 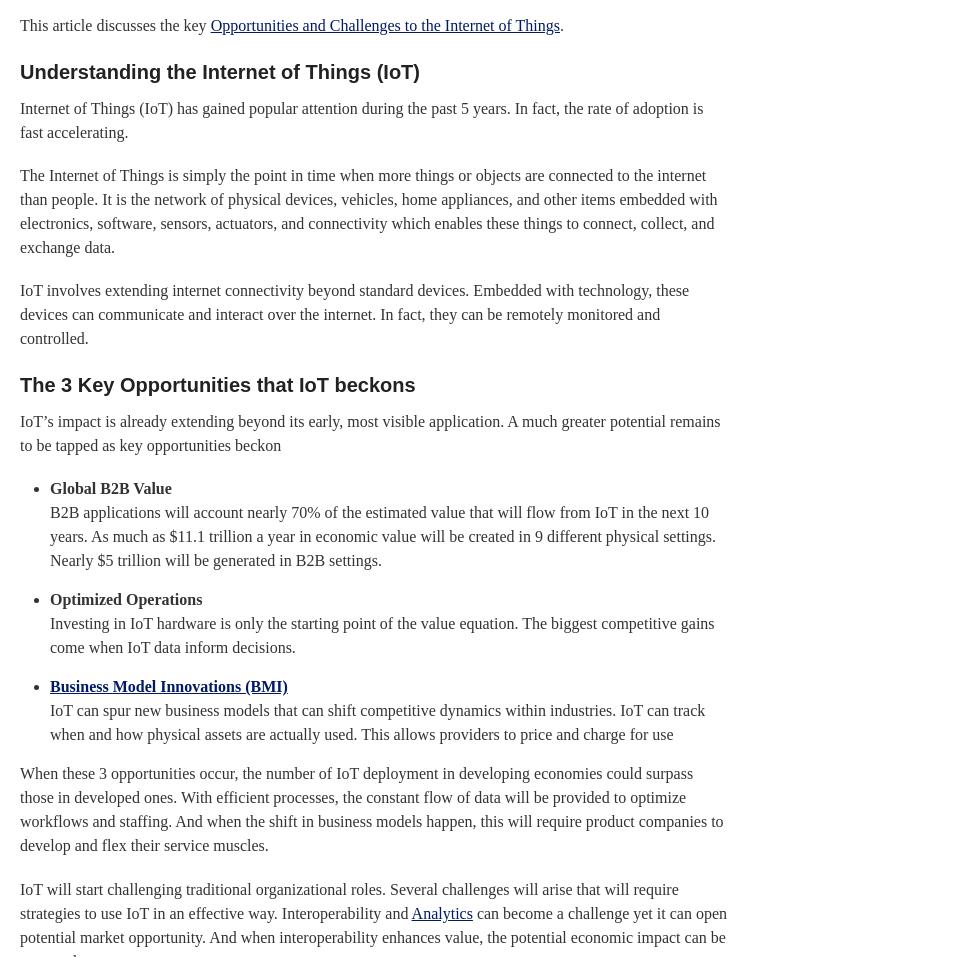 What do you see at coordinates (19, 70) in the screenshot?
I see `'Understanding the Internet of Things (IoT)'` at bounding box center [19, 70].